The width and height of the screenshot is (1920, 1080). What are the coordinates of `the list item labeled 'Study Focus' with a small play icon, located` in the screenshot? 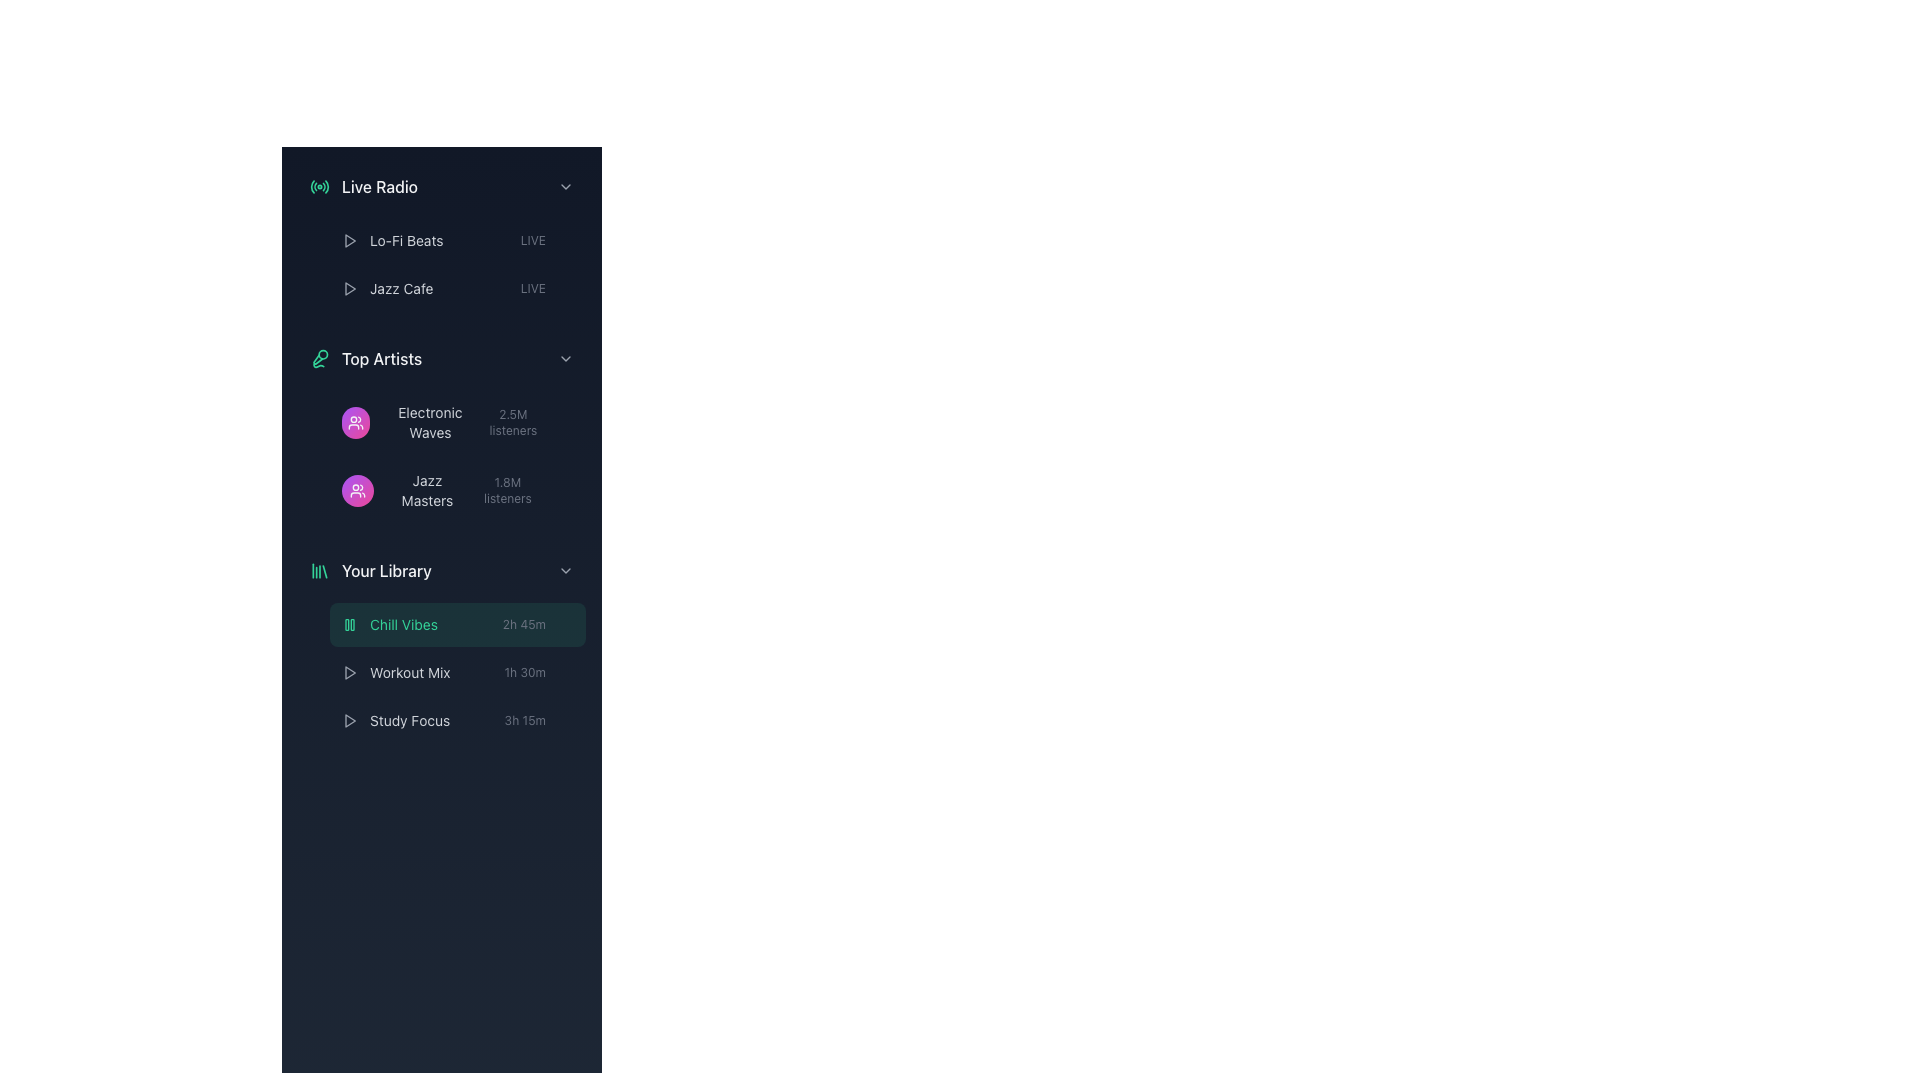 It's located at (396, 721).